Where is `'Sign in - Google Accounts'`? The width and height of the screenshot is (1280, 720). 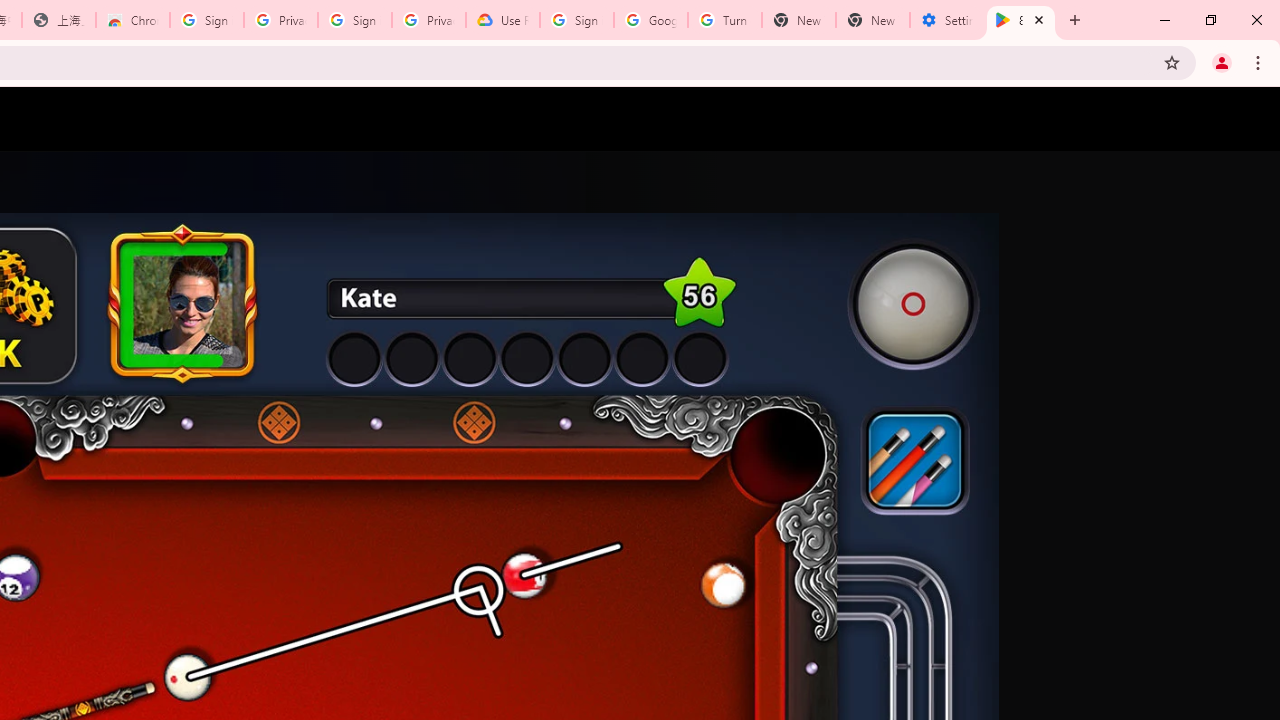
'Sign in - Google Accounts' is located at coordinates (576, 20).